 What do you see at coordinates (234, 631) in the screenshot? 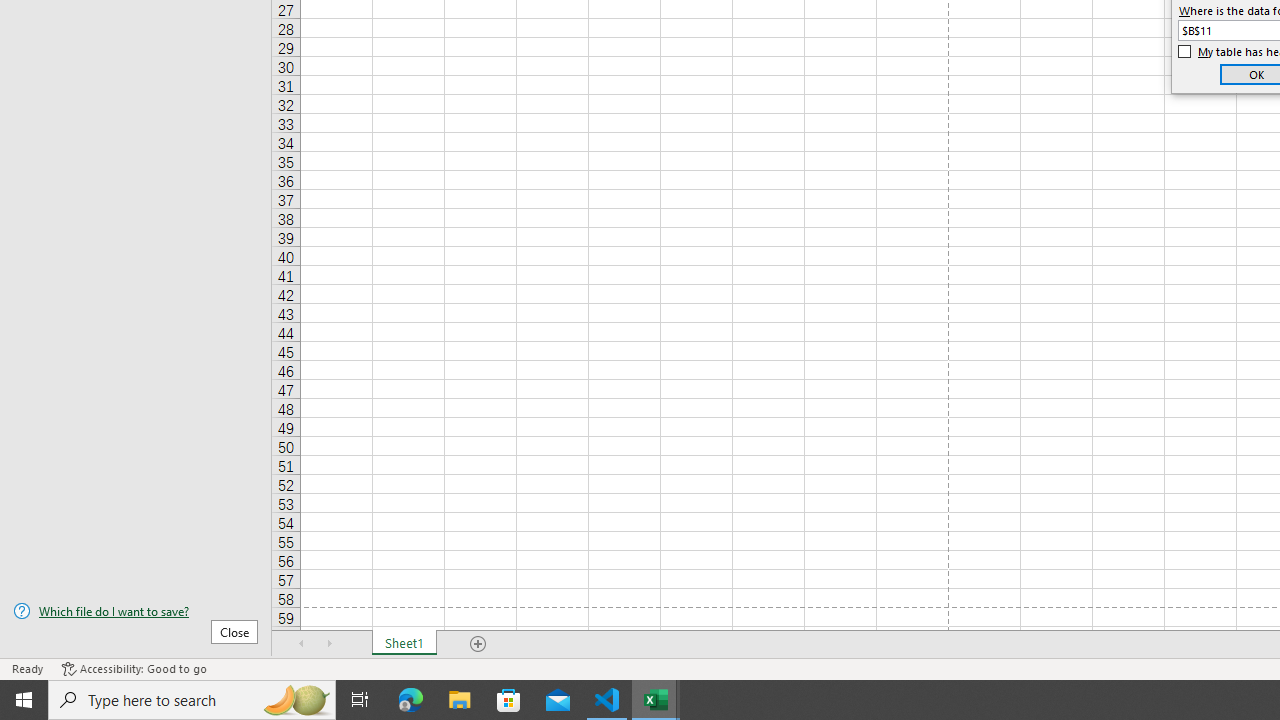
I see `'Close'` at bounding box center [234, 631].